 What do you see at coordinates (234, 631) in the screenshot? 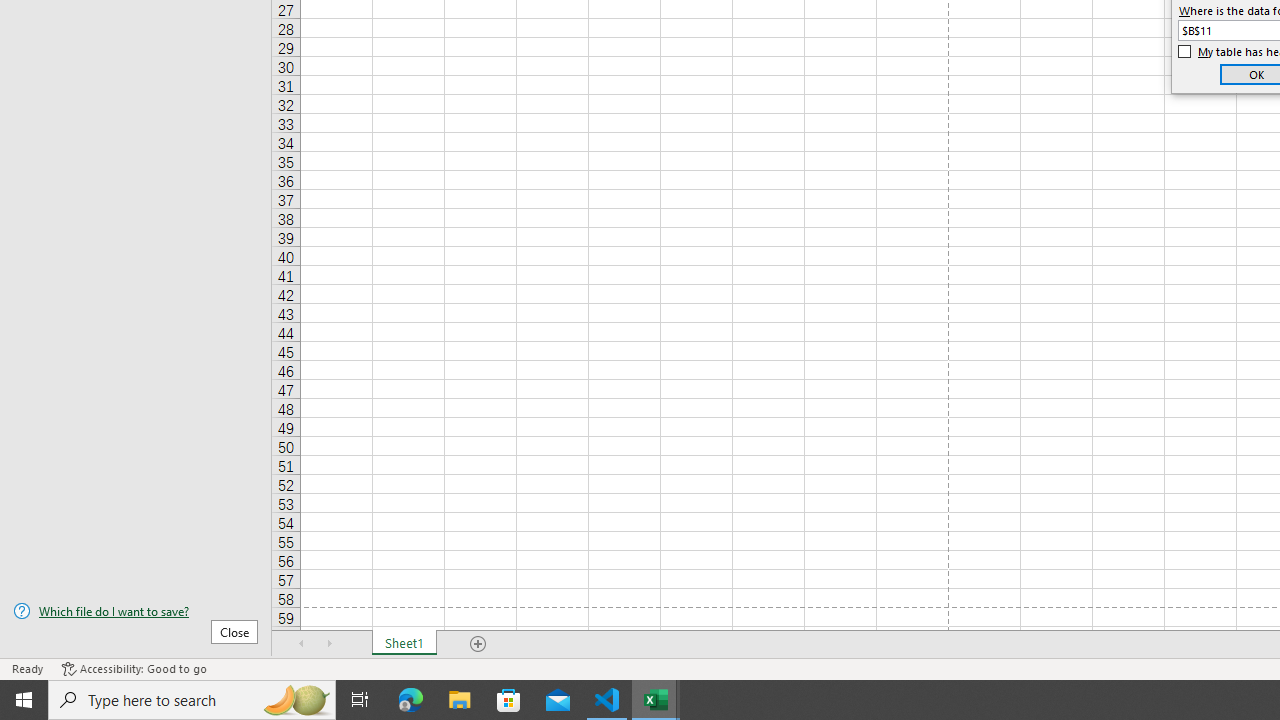
I see `'Close'` at bounding box center [234, 631].